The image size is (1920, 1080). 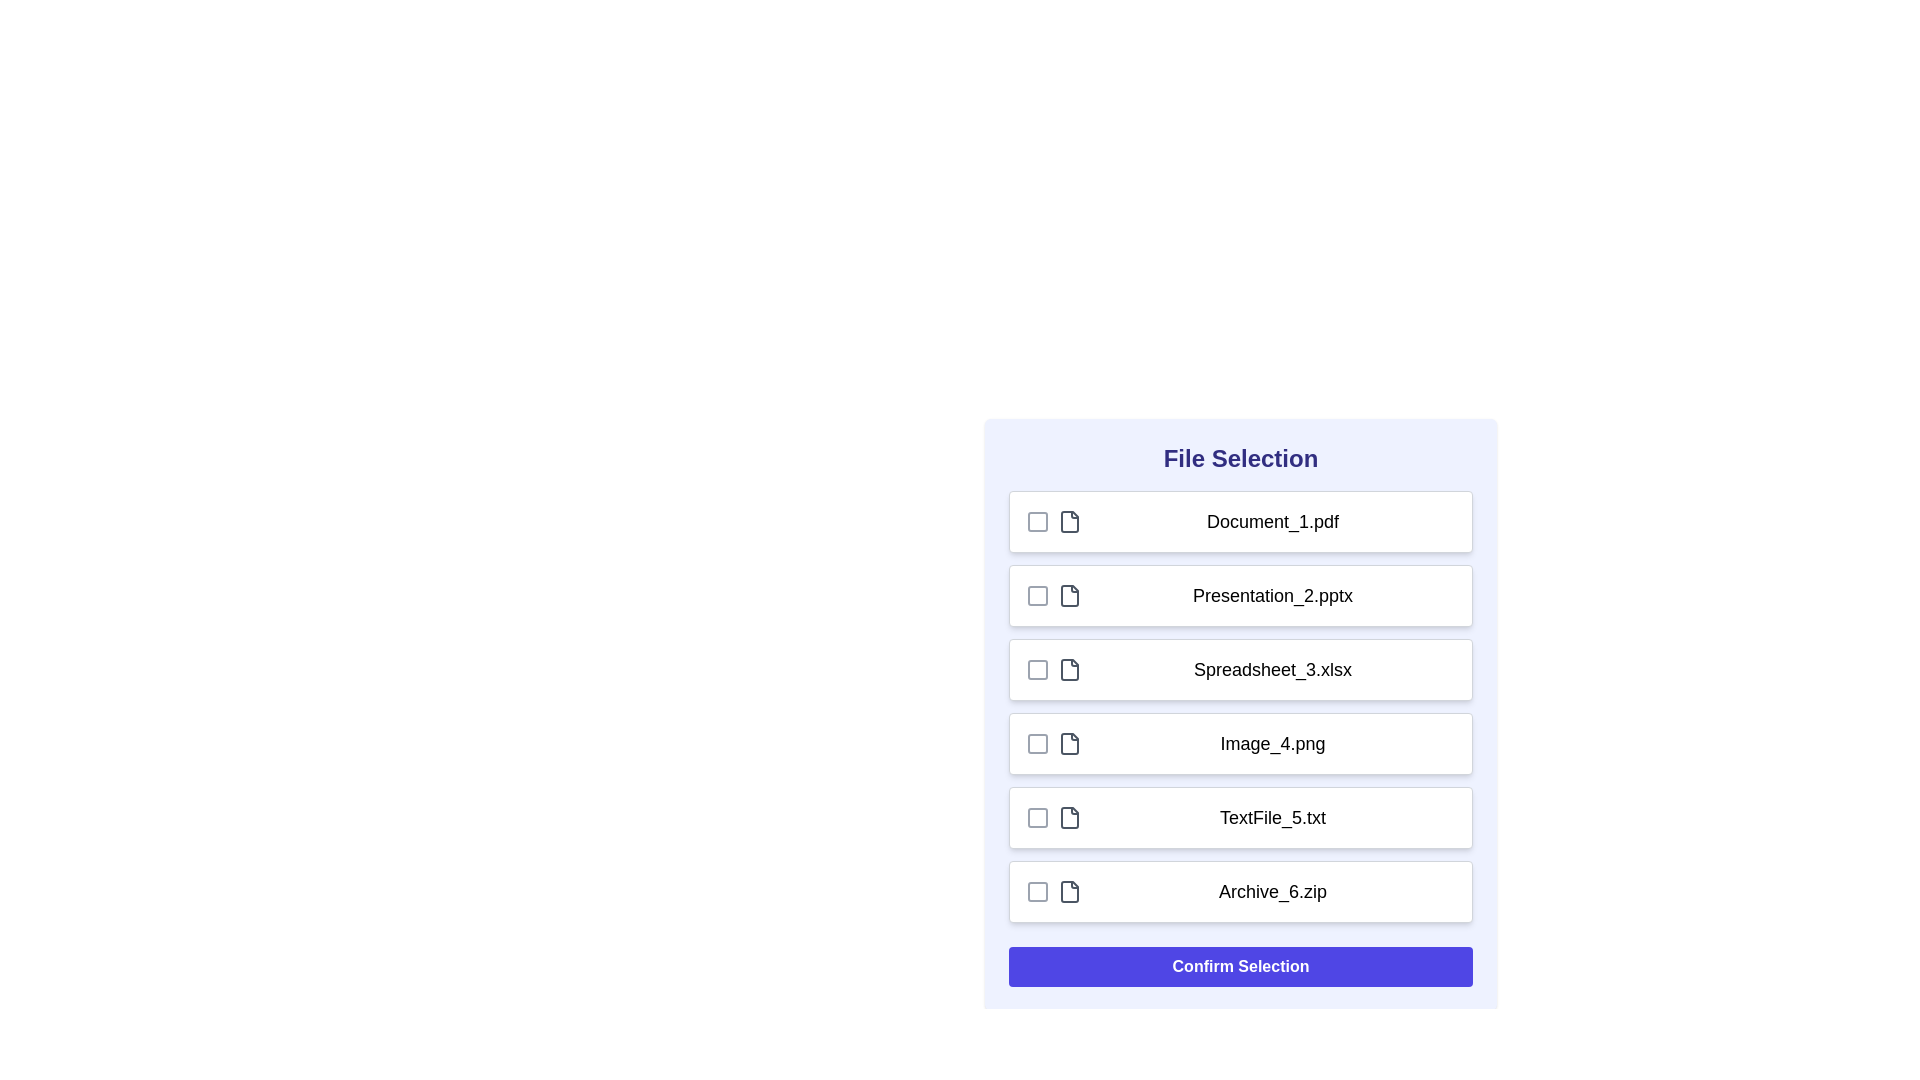 What do you see at coordinates (1240, 520) in the screenshot?
I see `the file row corresponding to Document_1.pdf` at bounding box center [1240, 520].